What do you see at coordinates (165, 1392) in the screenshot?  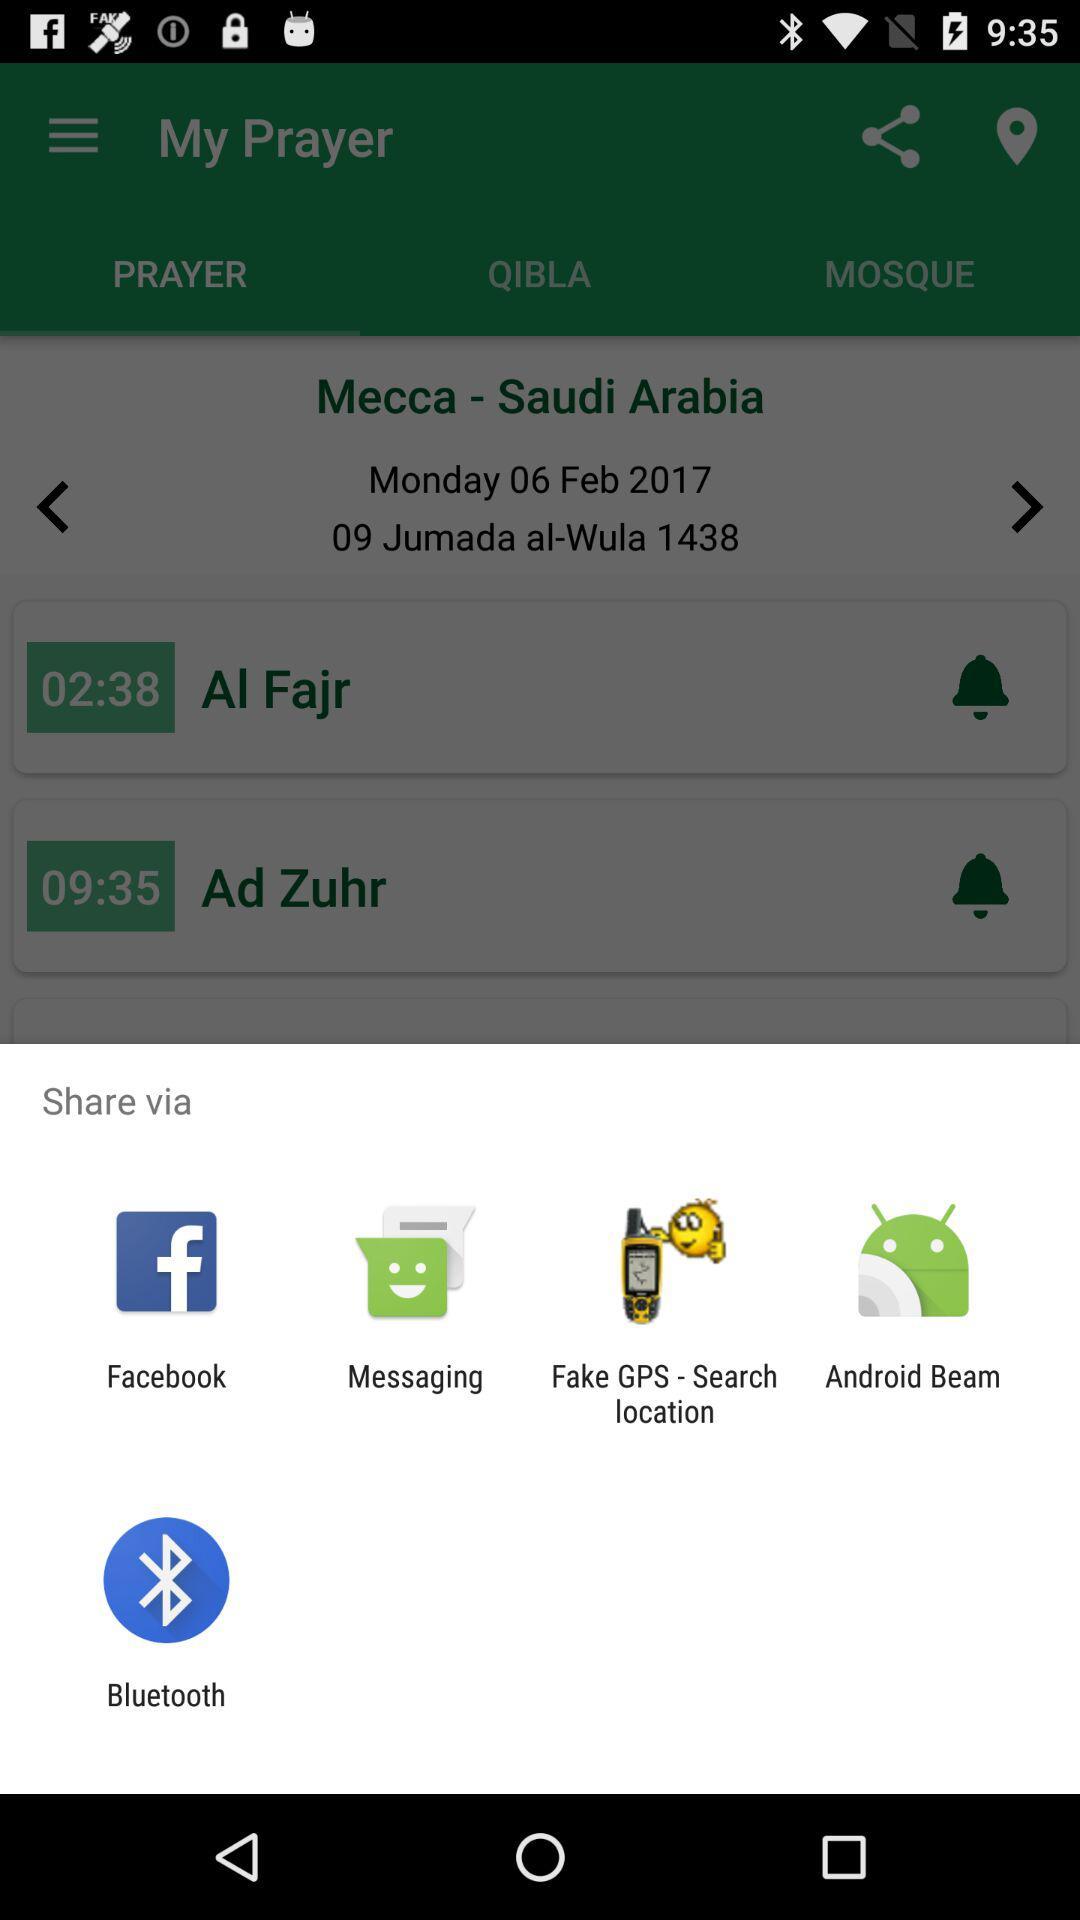 I see `the app to the left of messaging icon` at bounding box center [165, 1392].